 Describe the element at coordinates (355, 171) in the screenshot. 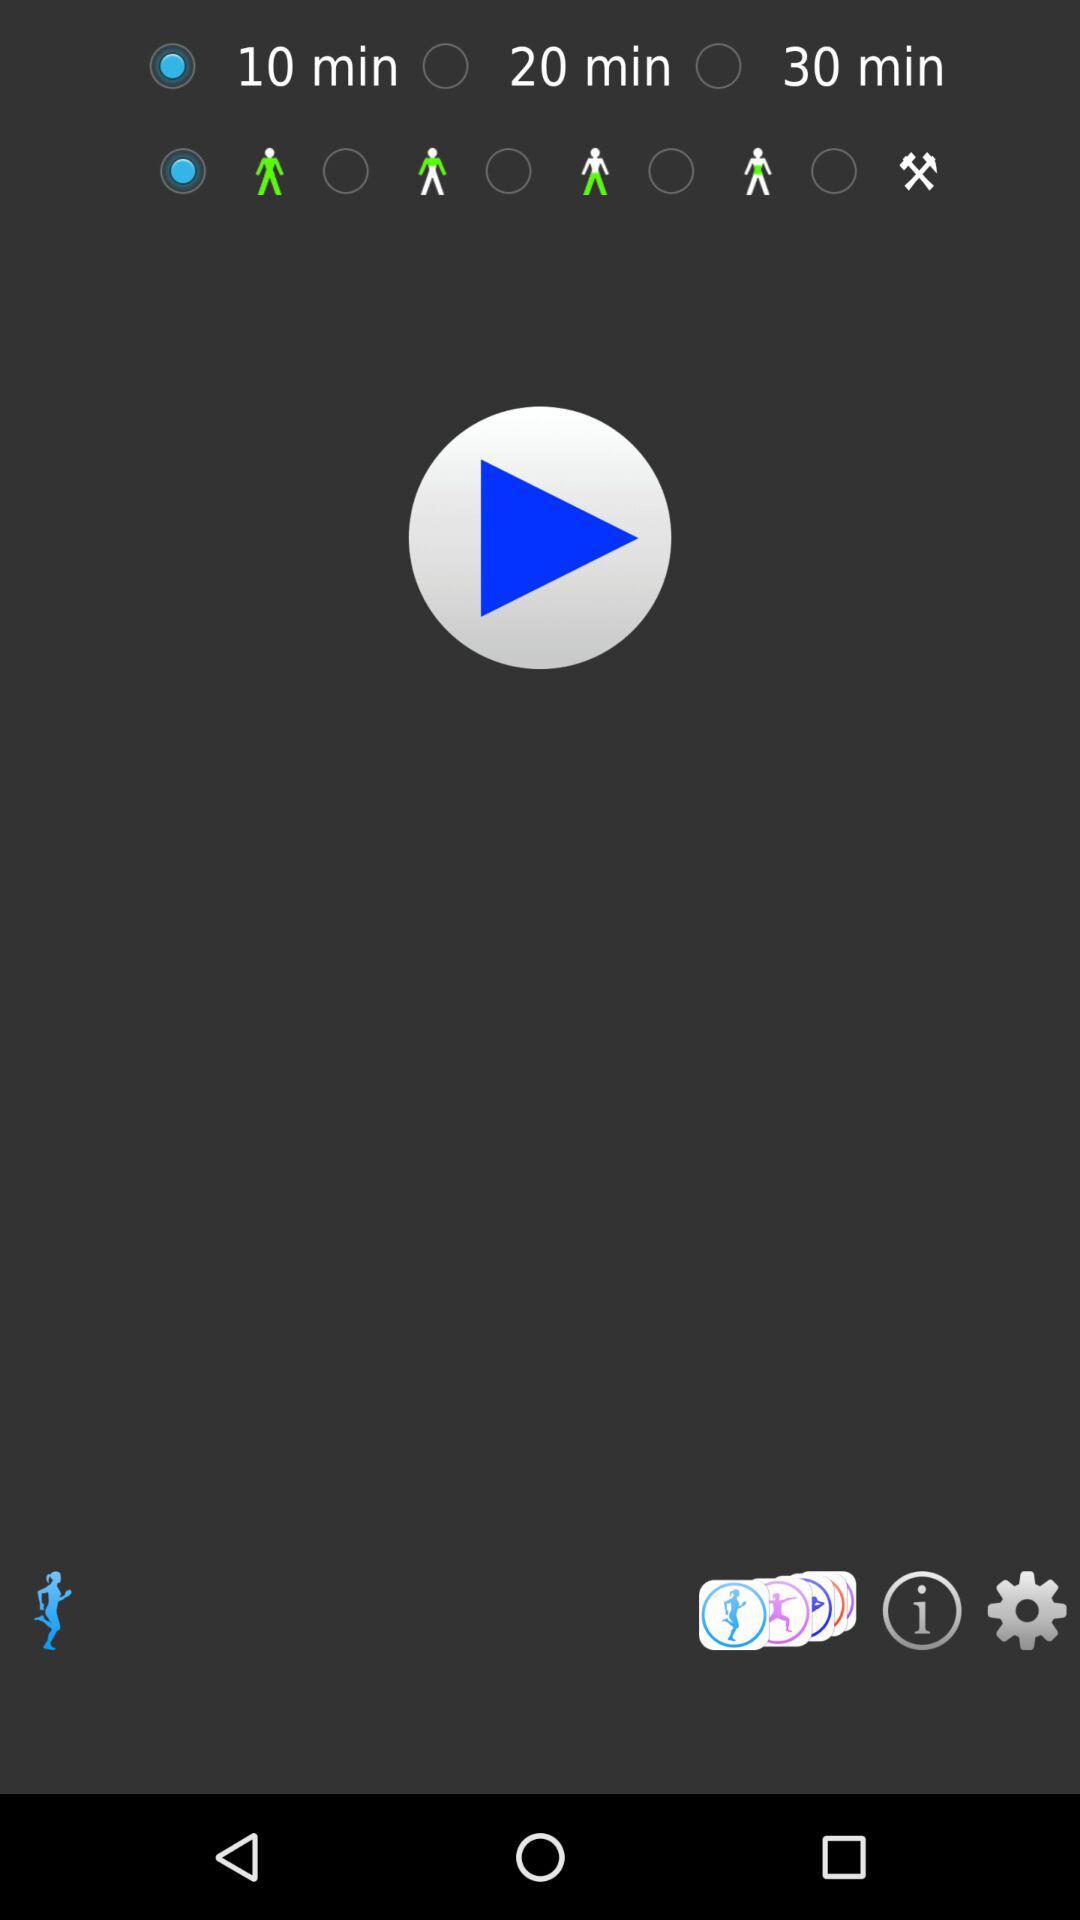

I see `option` at that location.